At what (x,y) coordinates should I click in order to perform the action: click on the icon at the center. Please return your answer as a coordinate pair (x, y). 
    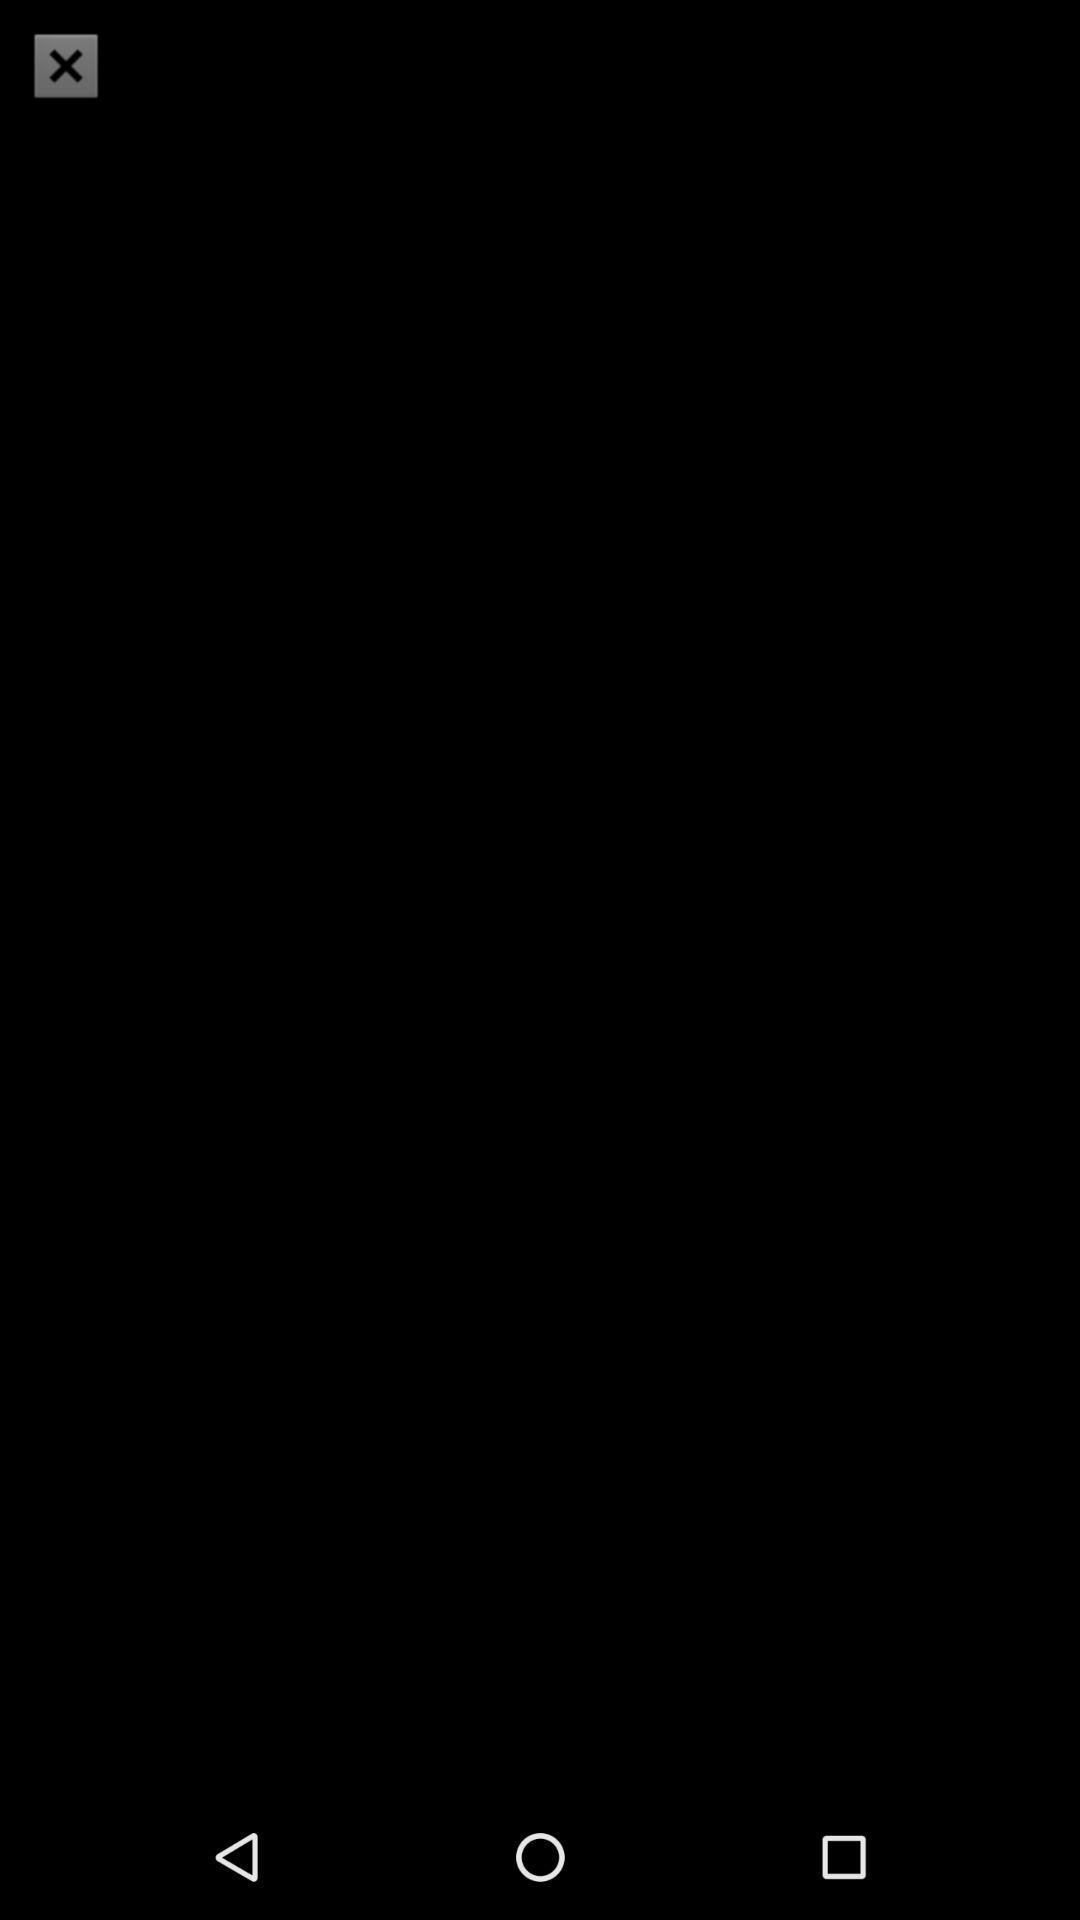
    Looking at the image, I should click on (540, 896).